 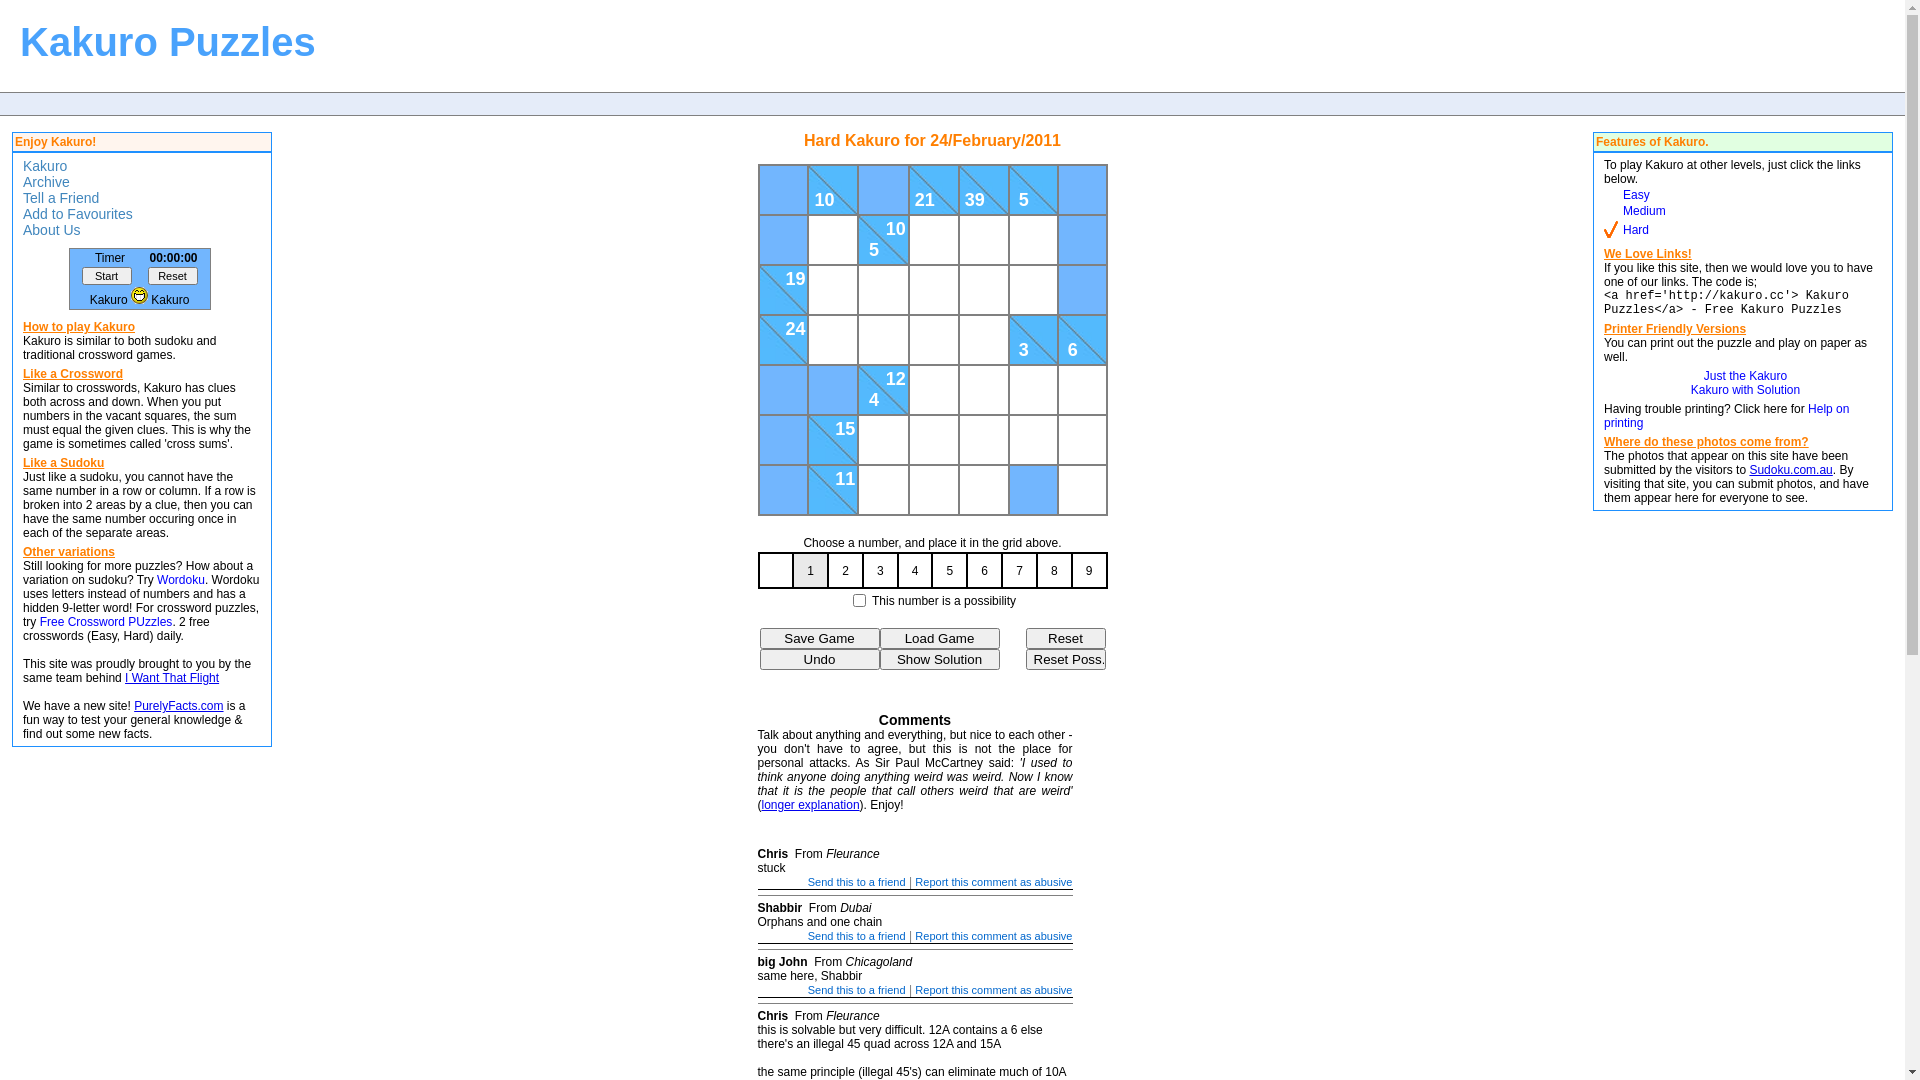 I want to click on 'Free Crossword PUzzles', so click(x=39, y=620).